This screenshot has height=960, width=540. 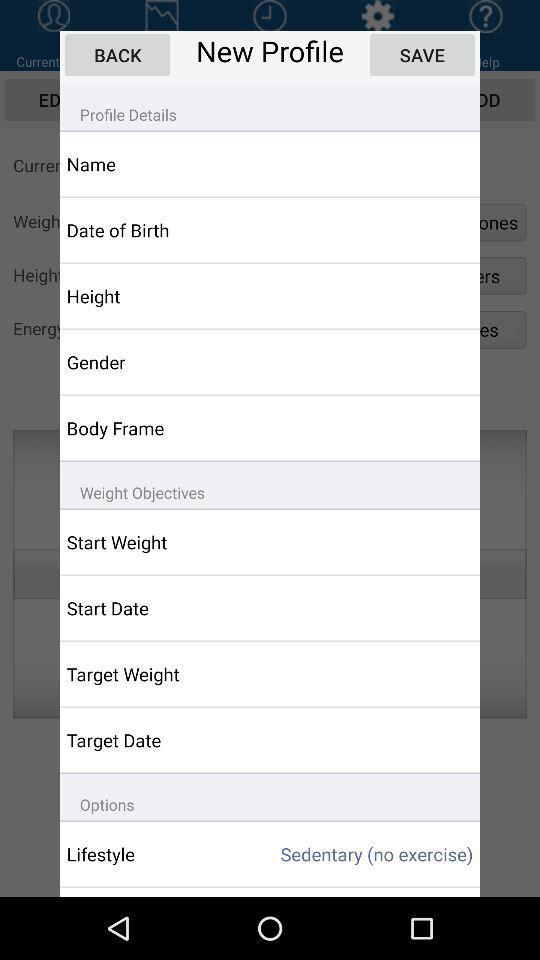 What do you see at coordinates (358, 853) in the screenshot?
I see `app next to lifestyle app` at bounding box center [358, 853].